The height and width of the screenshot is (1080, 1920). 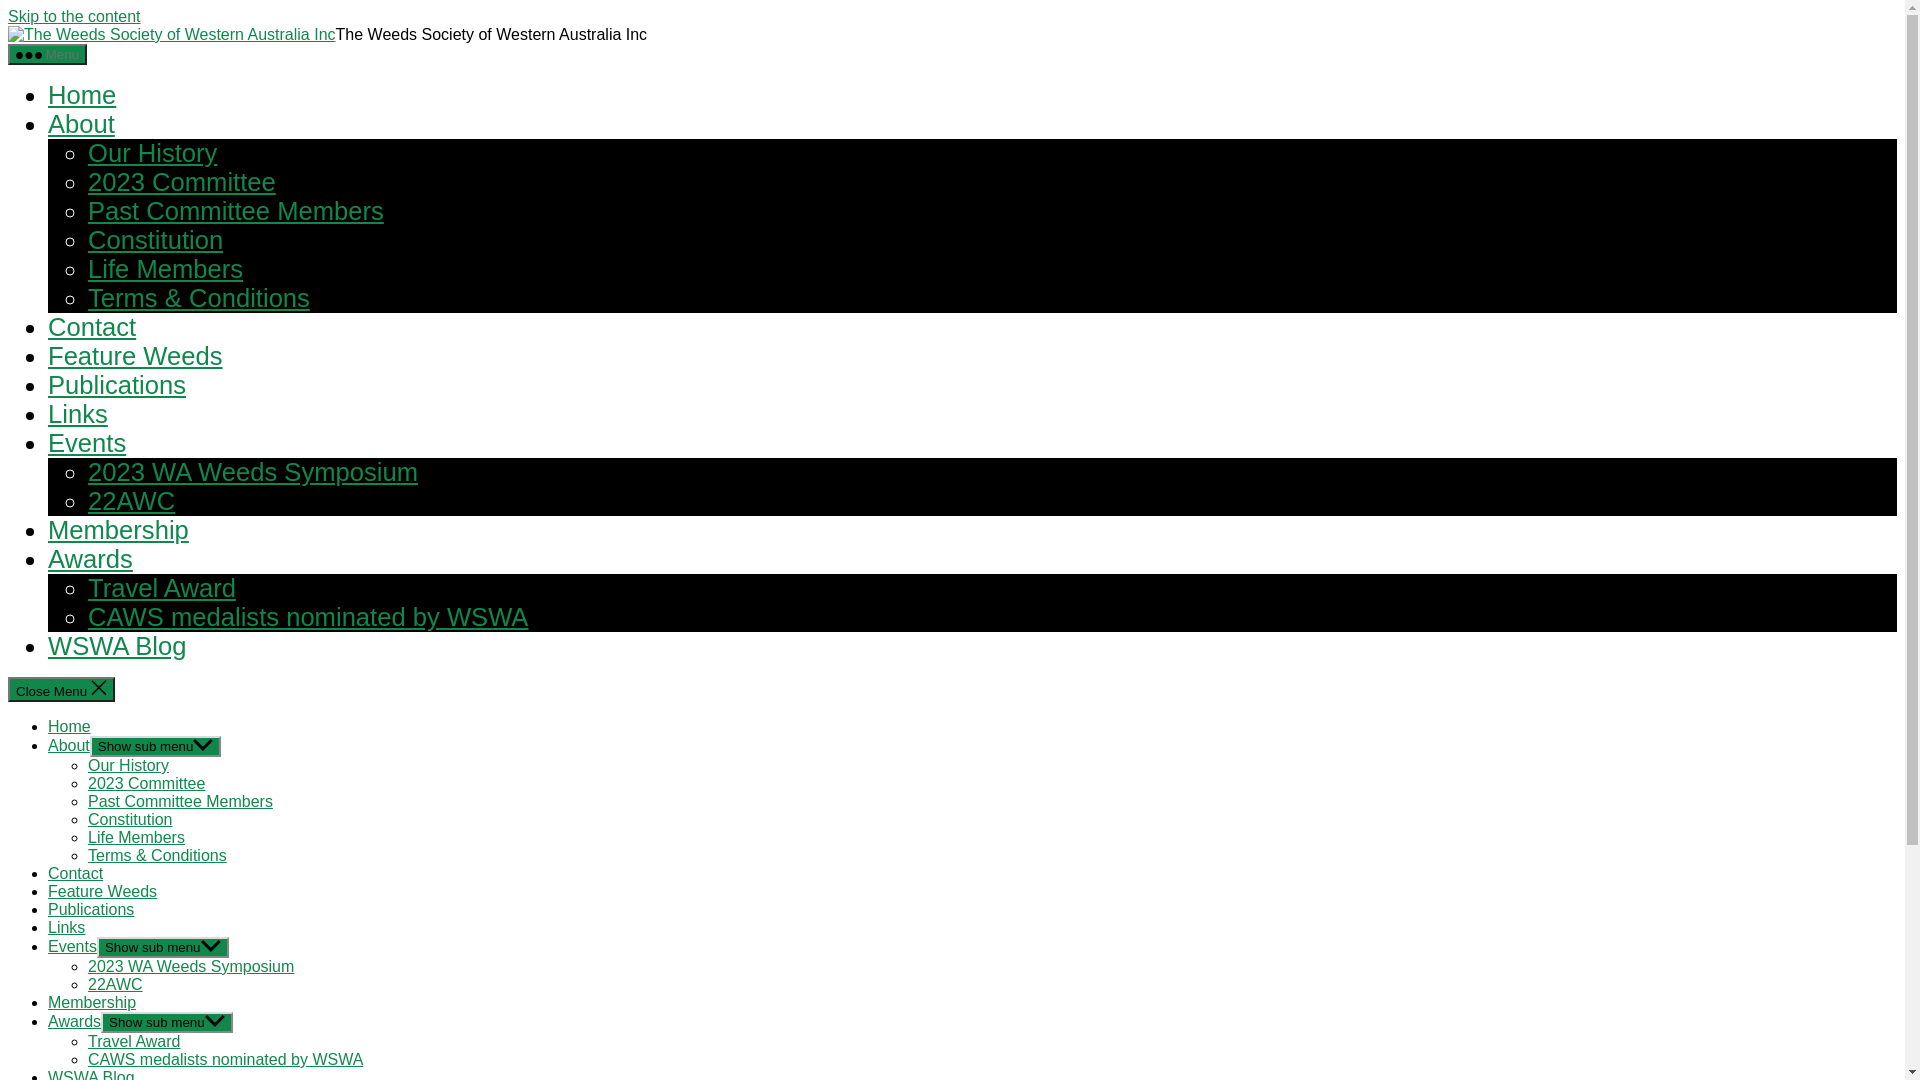 I want to click on 'Contact', so click(x=75, y=872).